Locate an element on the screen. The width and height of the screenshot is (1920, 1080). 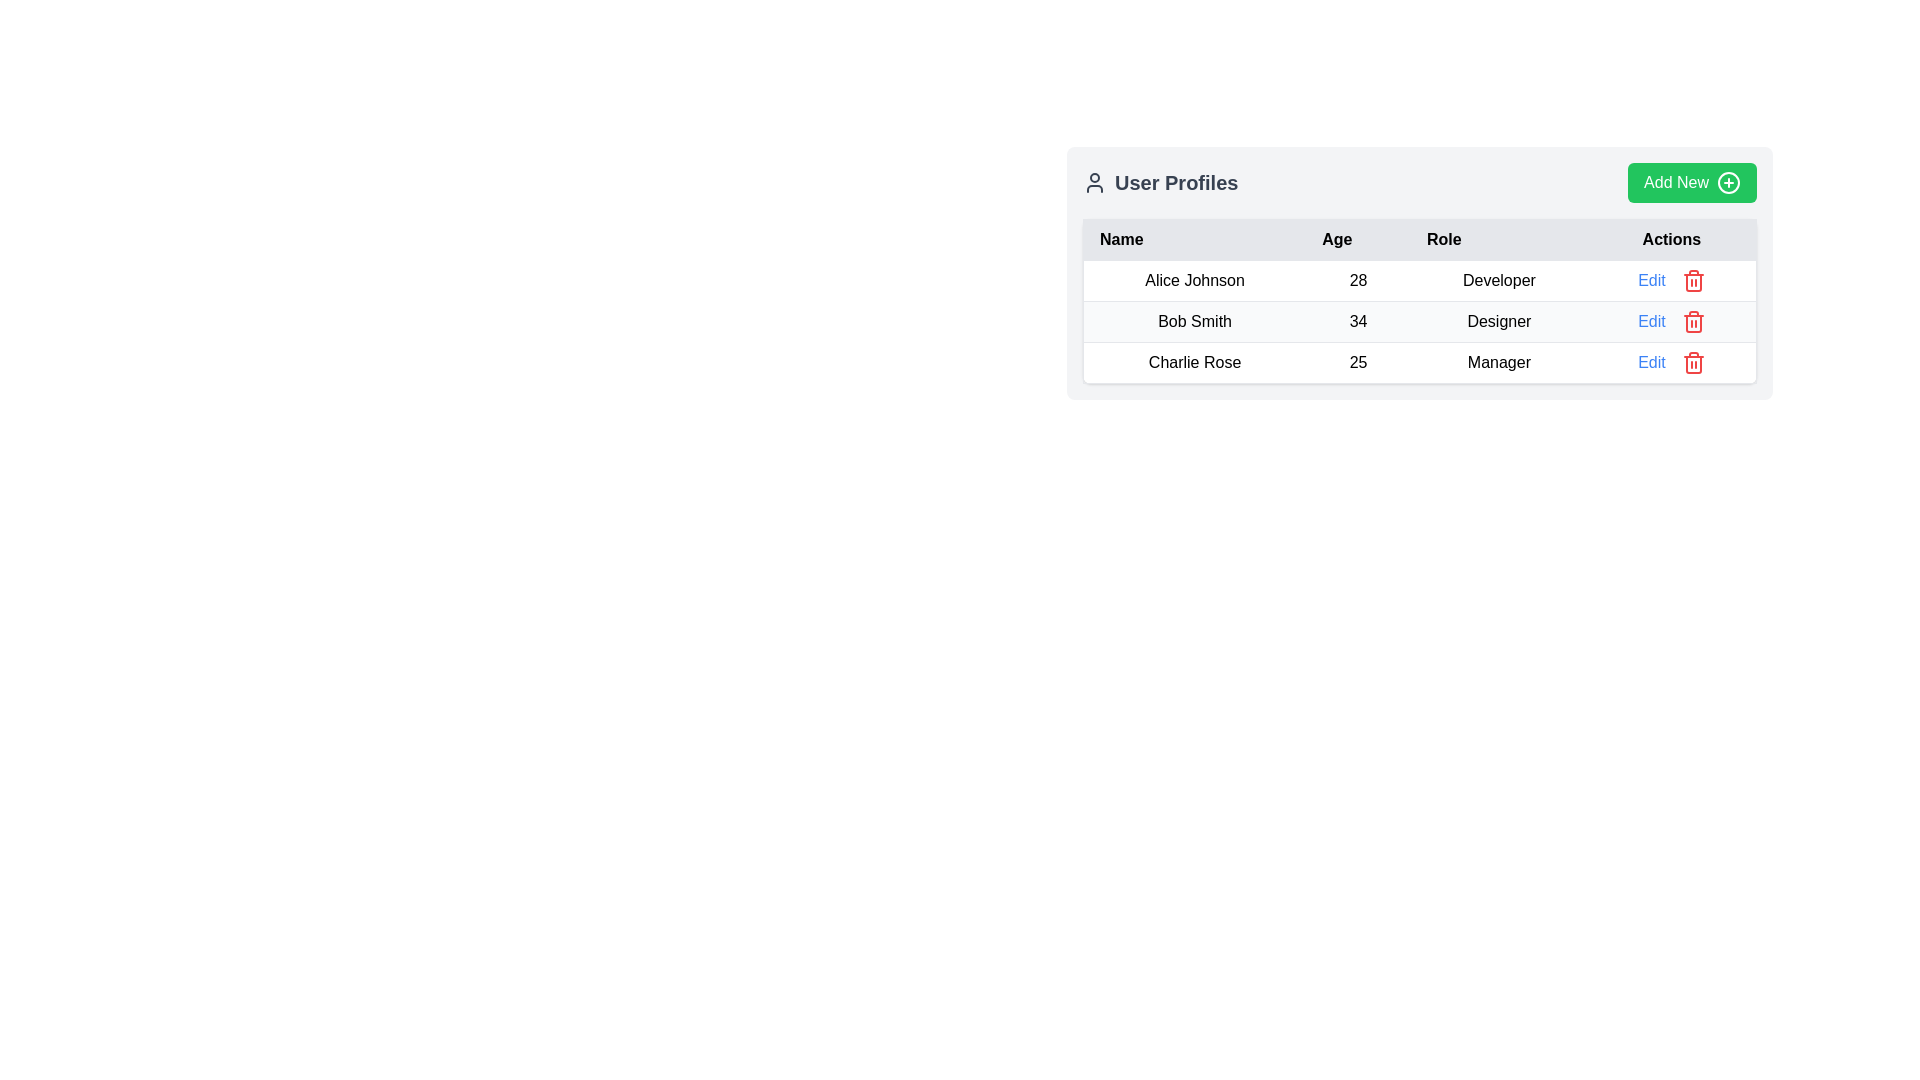
the blue-colored text link labeled 'Edit' located in the 'Actions' column of the second row for user 'Bob Smith' is located at coordinates (1651, 320).